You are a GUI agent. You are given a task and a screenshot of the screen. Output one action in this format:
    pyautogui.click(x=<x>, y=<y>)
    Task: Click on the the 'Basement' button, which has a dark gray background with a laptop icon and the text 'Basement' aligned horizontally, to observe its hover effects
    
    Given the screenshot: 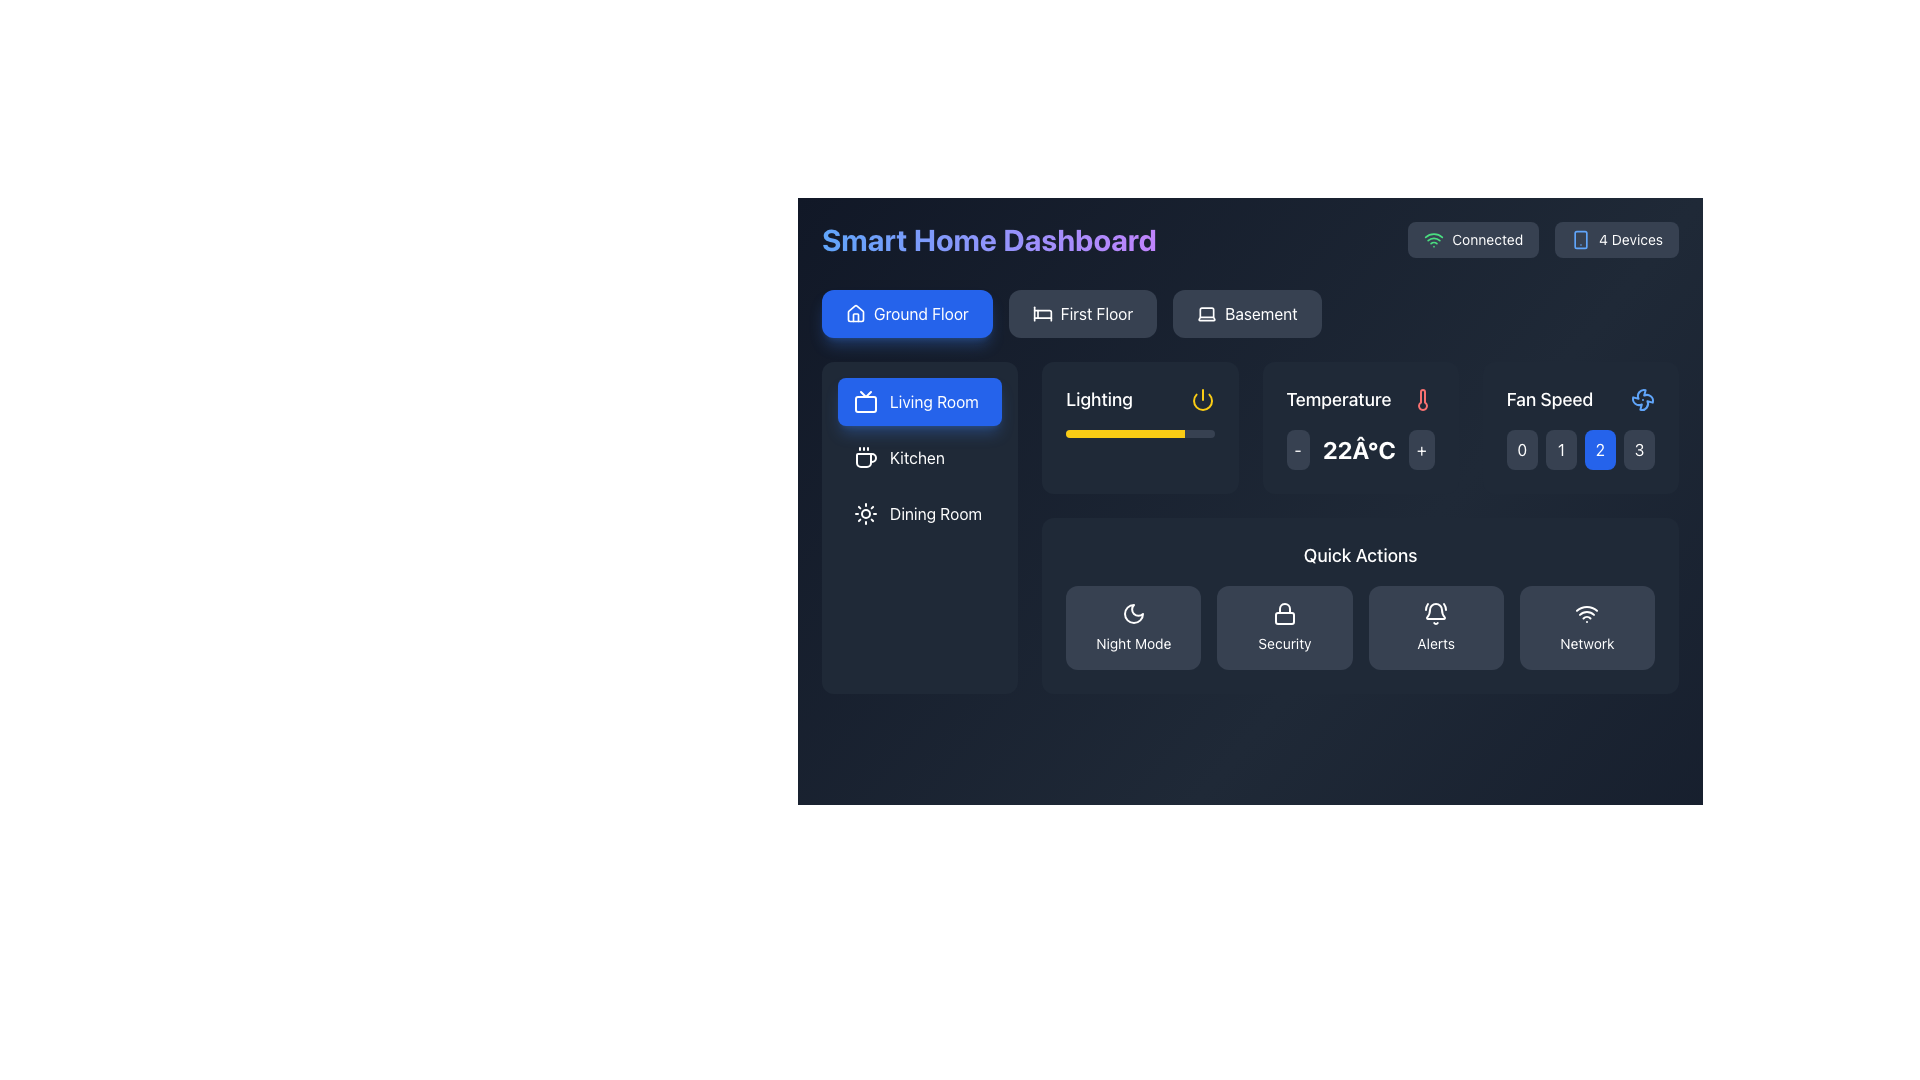 What is the action you would take?
    pyautogui.click(x=1246, y=313)
    